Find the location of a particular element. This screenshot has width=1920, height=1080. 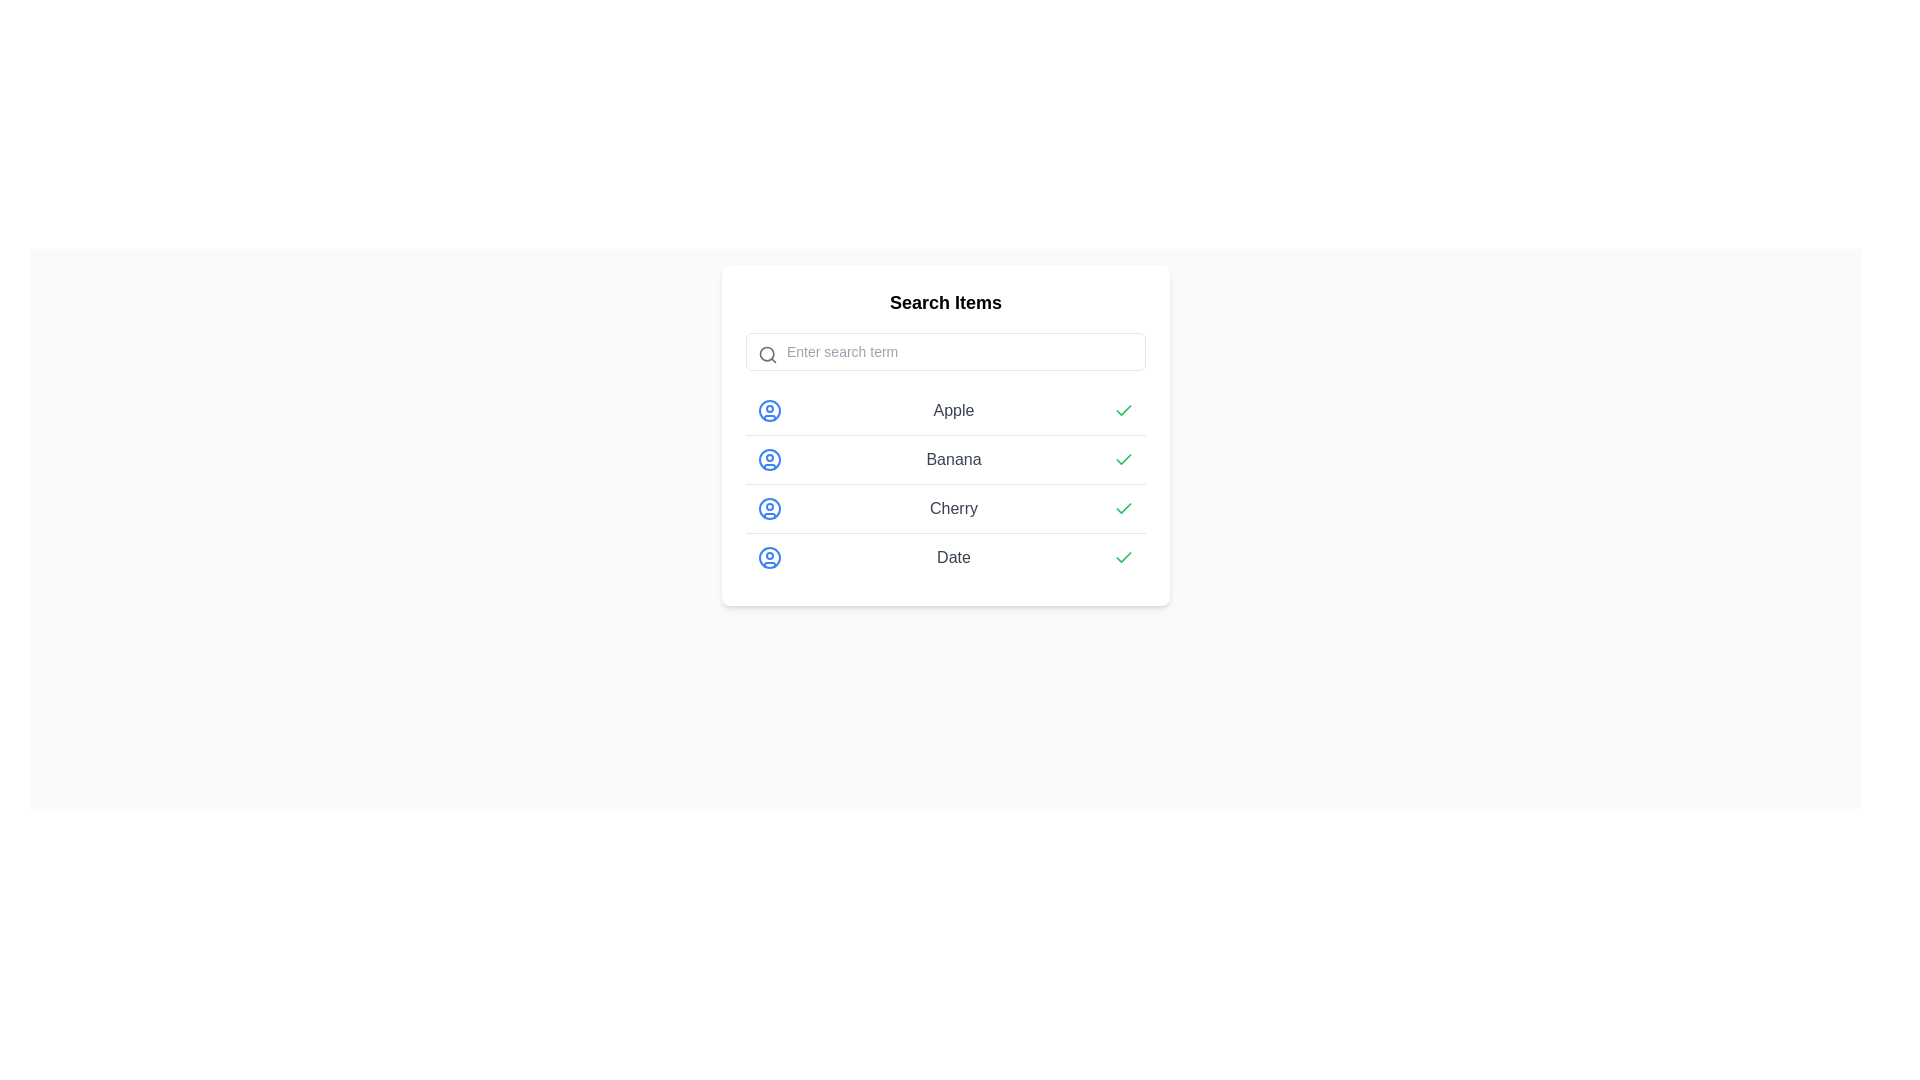

the circular user silhouette icon with a blue outline located to the left of the text 'Cherry' in the list of items is located at coordinates (768, 508).